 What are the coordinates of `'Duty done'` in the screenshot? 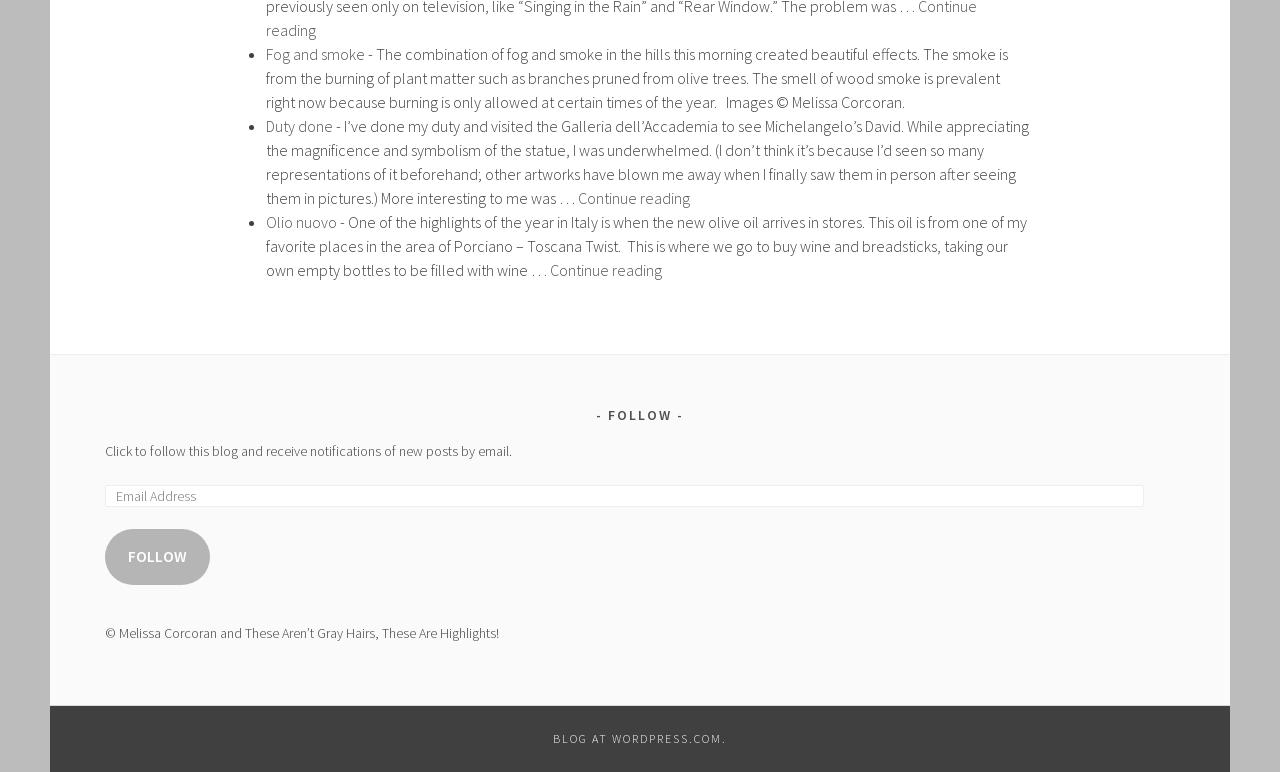 It's located at (298, 123).